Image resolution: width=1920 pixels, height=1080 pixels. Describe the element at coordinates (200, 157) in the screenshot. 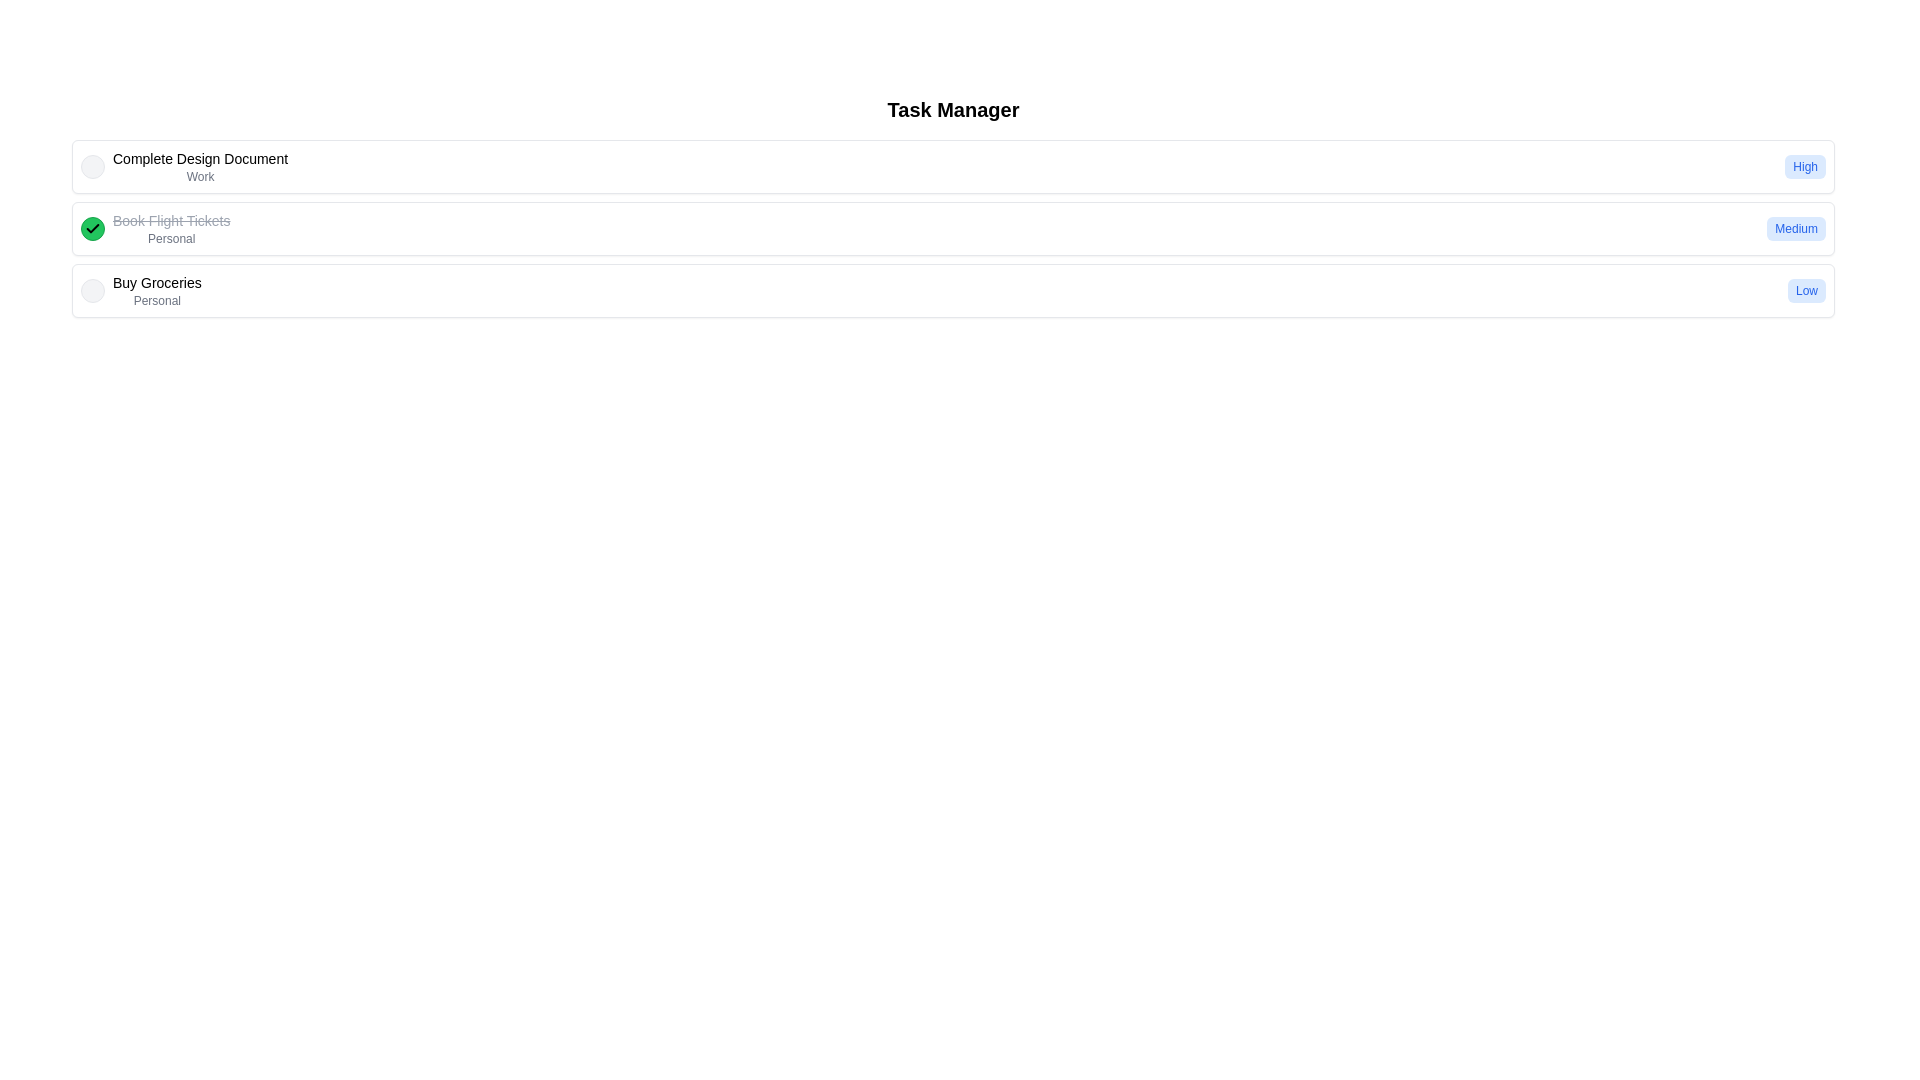

I see `the text label that describes the task 'Complete Design Document', which is positioned above the secondary text 'Work' in the first task row of the vertical list layout` at that location.